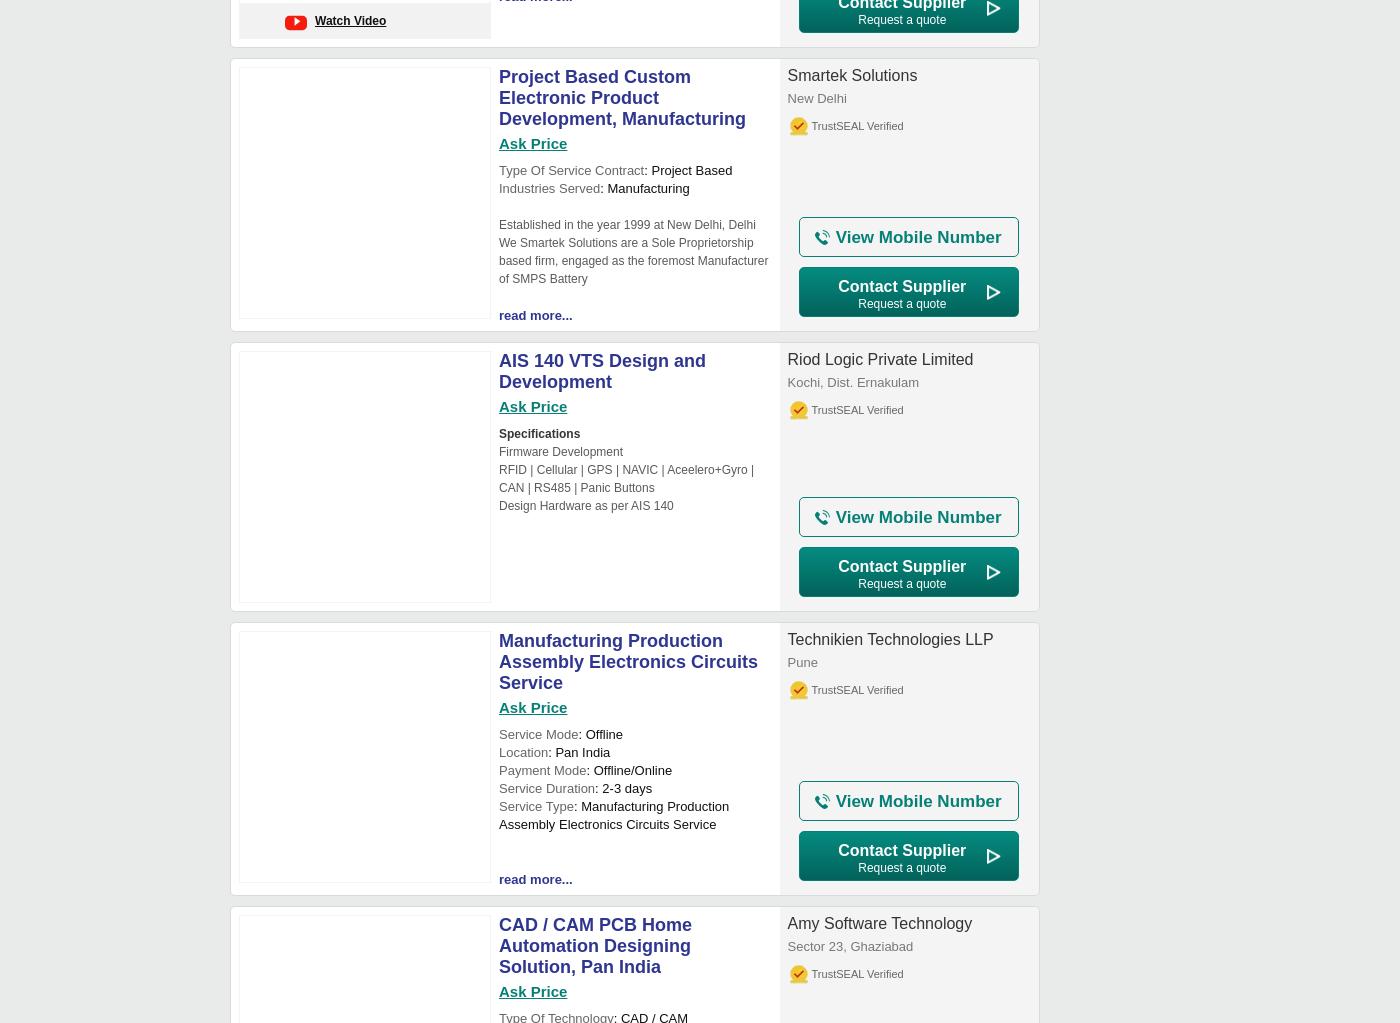  Describe the element at coordinates (644, 188) in the screenshot. I see `':  Manufacturing'` at that location.